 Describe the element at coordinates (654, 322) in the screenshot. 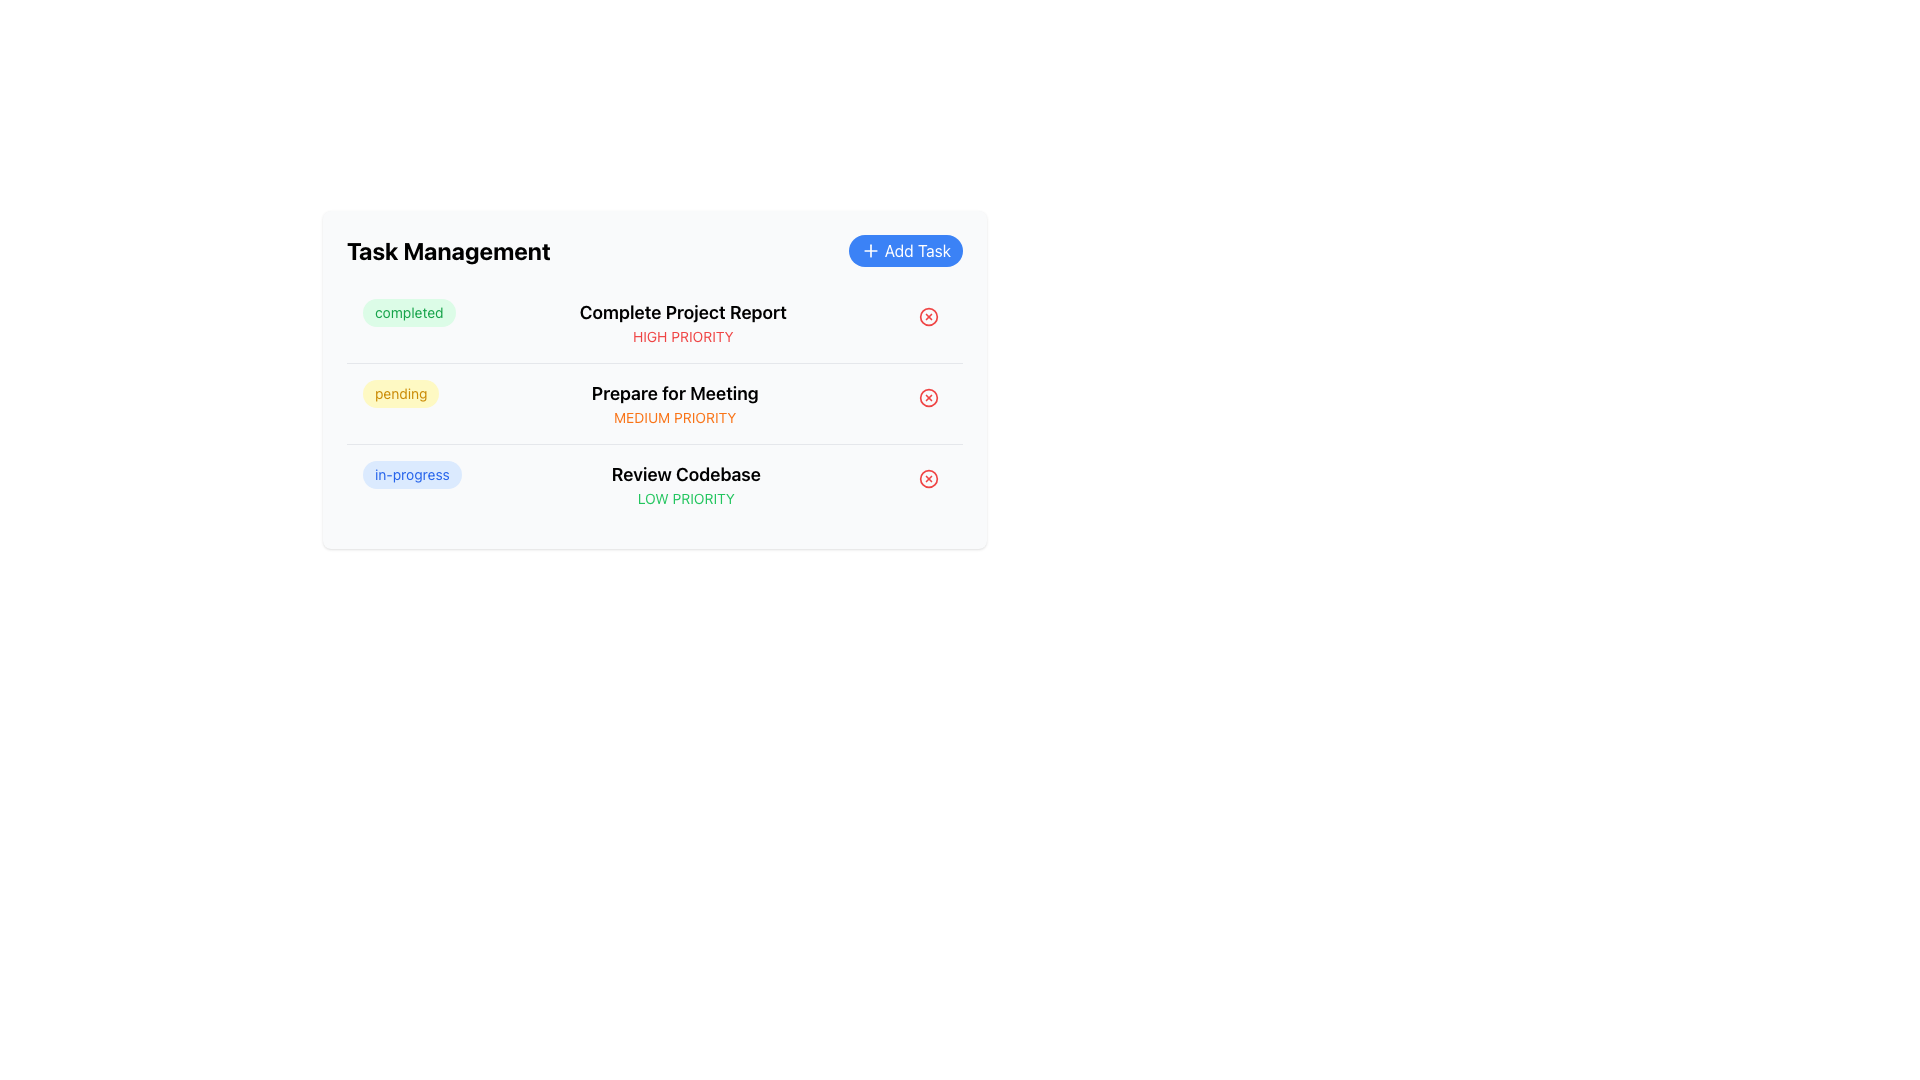

I see `the first task entry in the 'Task Management' list, which includes a green 'completed' label, a bold task description 'Complete Project Report', and a red delete icon on the right` at that location.